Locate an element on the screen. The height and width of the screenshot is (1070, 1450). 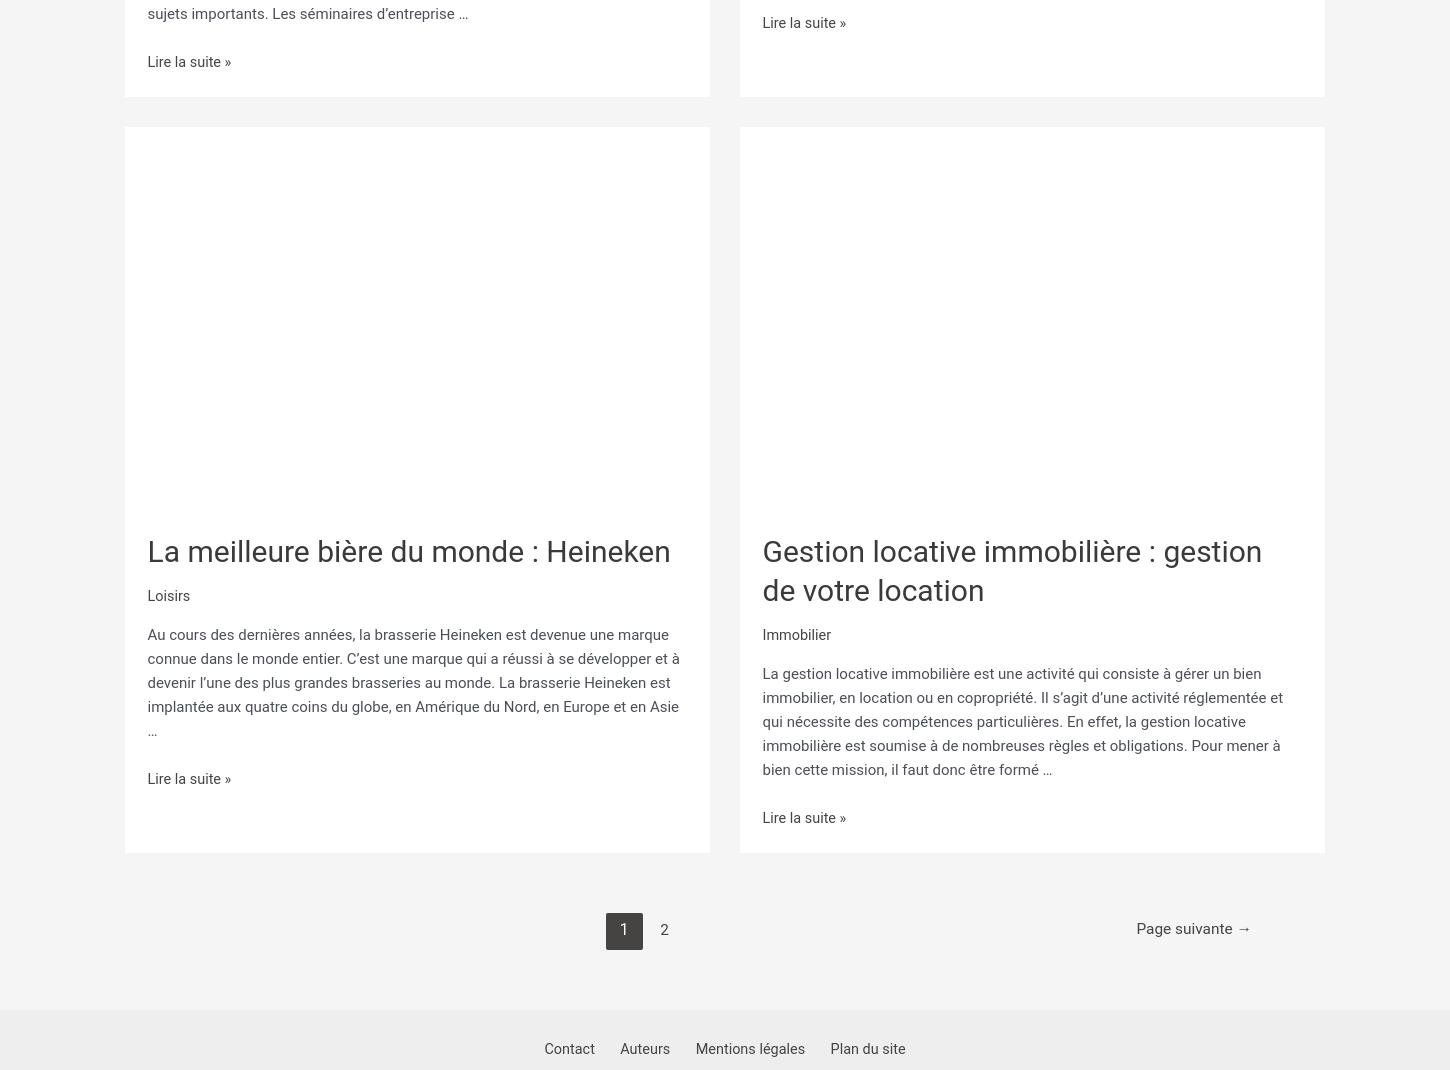
'Gestion locative immobilière : gestion de votre location' is located at coordinates (761, 562).